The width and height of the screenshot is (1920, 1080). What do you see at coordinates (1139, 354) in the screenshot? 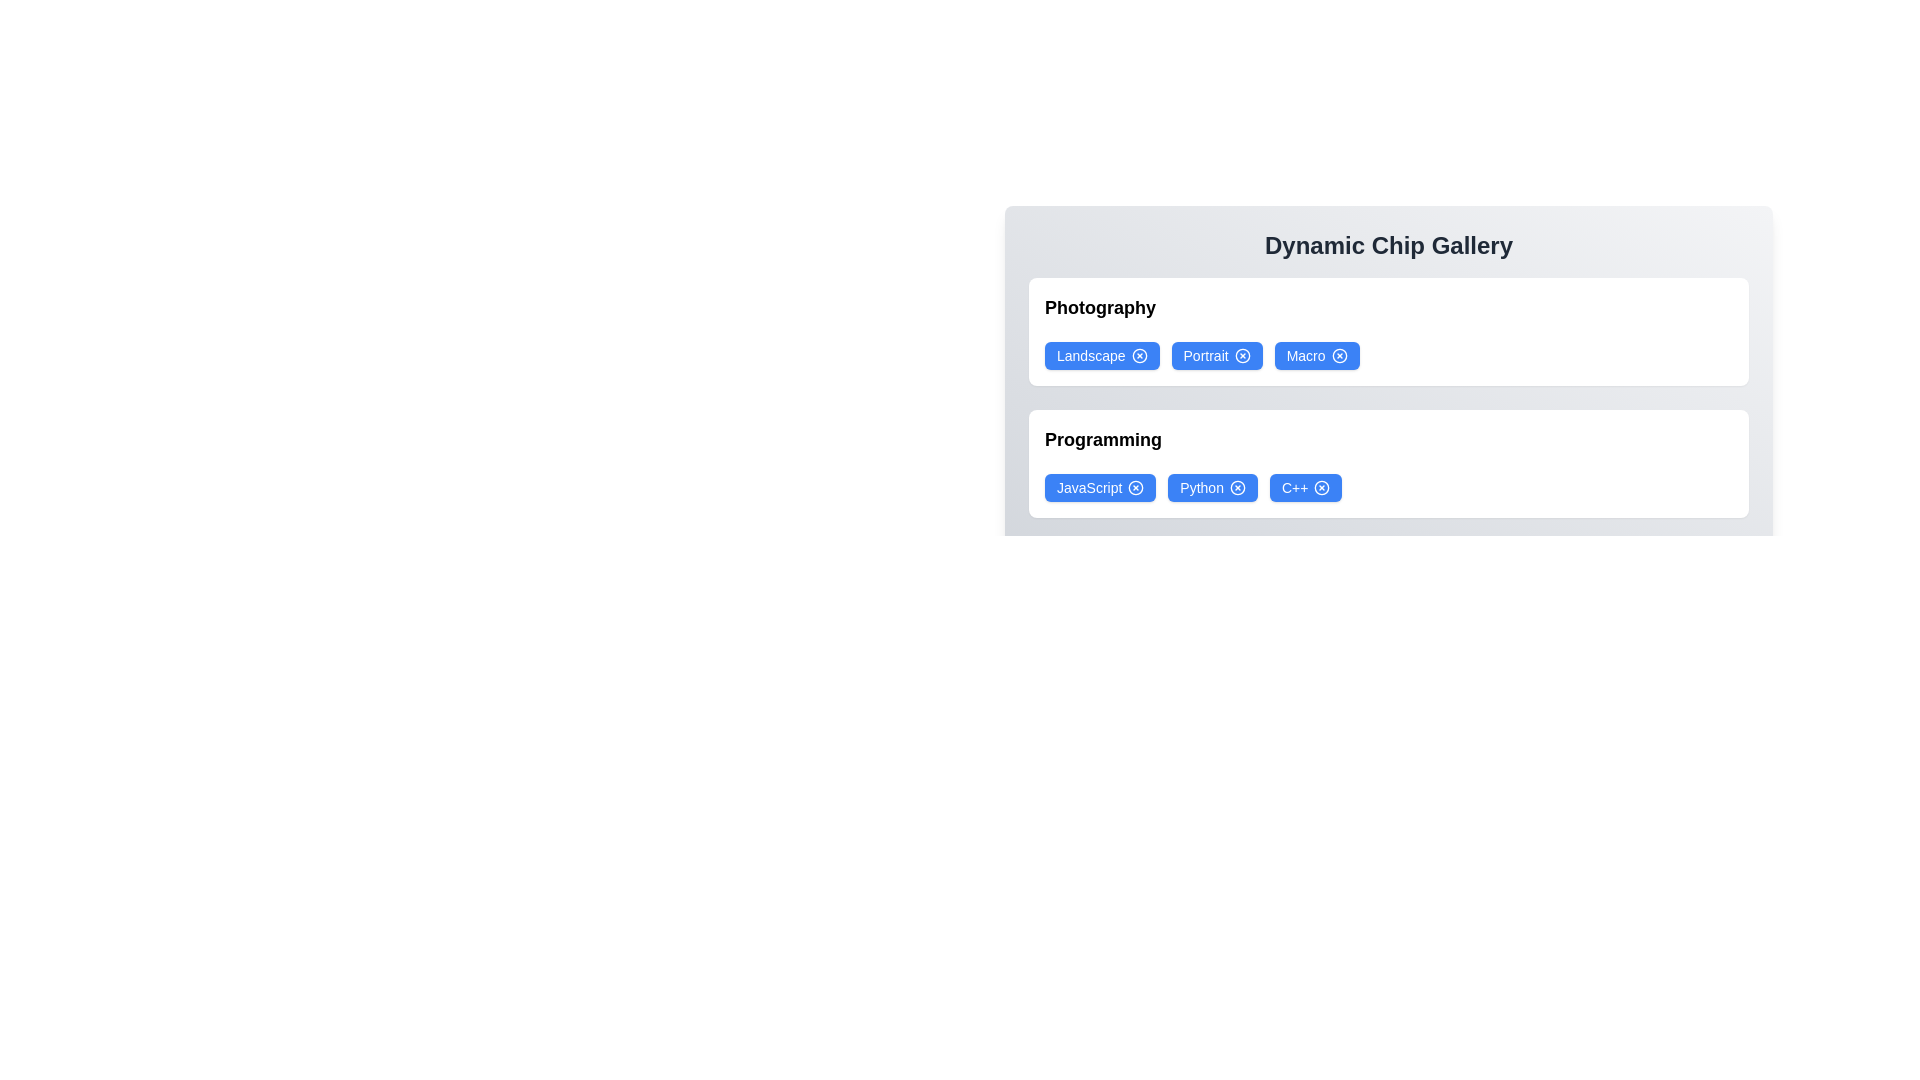
I see `'X' icon on the chip labeled Landscape to remove it` at bounding box center [1139, 354].